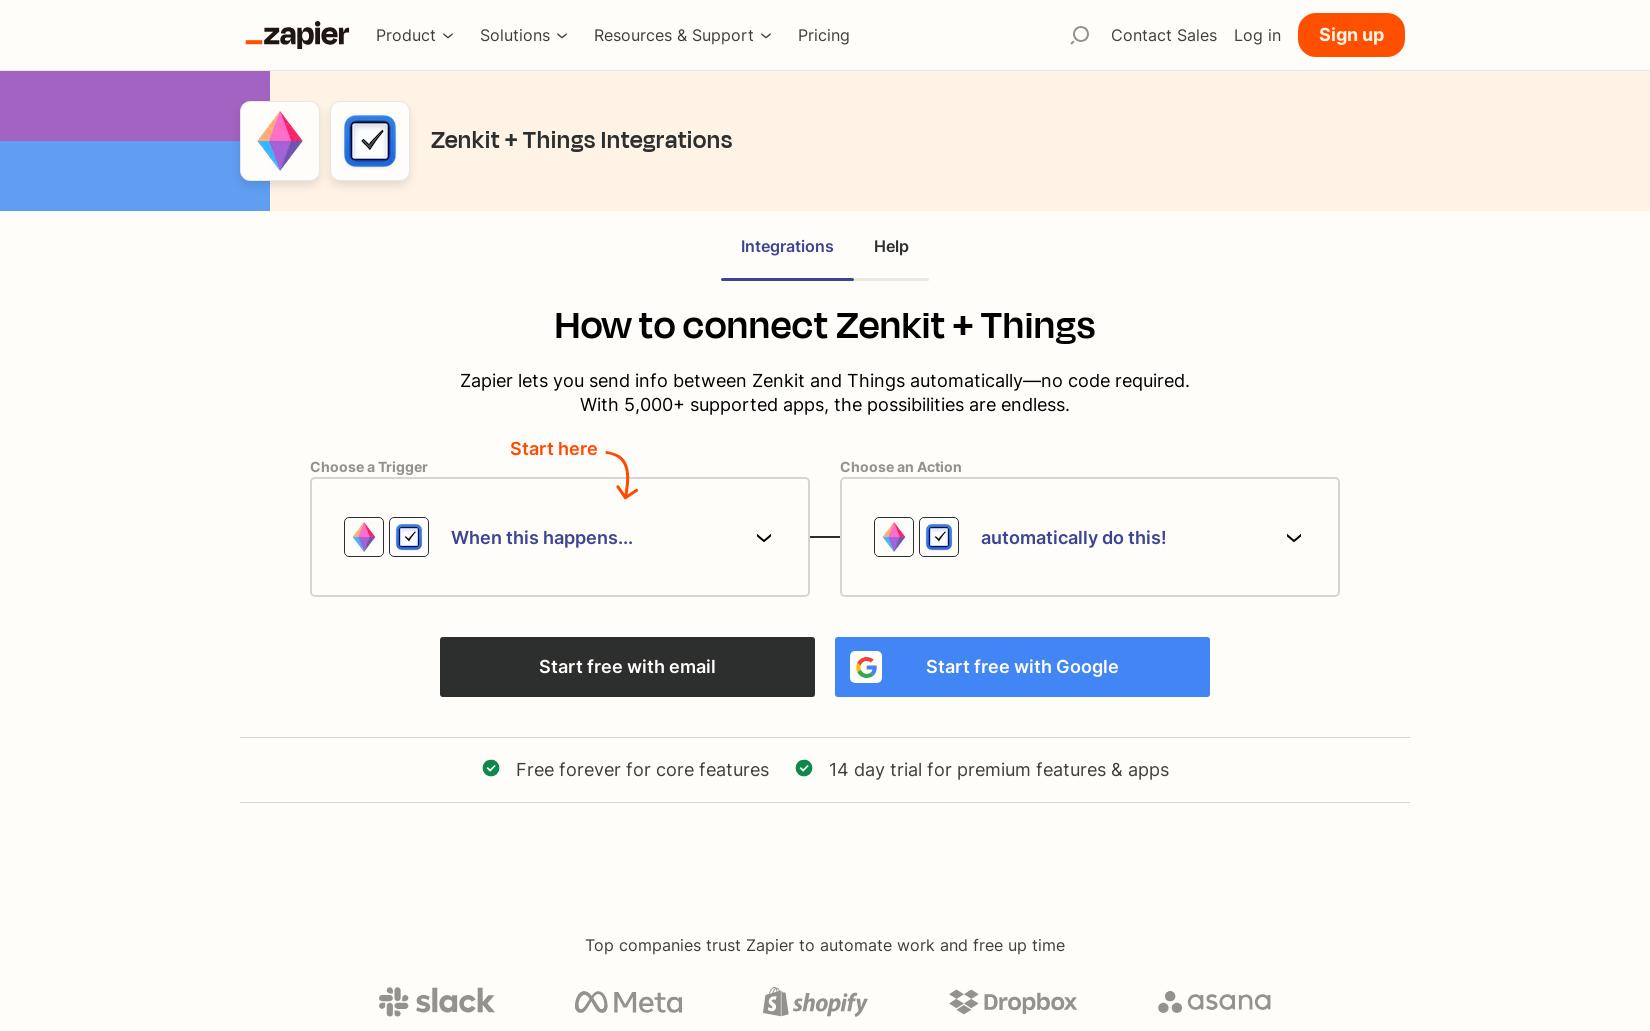 This screenshot has height=1031, width=1650. I want to click on 'Zenkit + Things Integrations', so click(580, 137).